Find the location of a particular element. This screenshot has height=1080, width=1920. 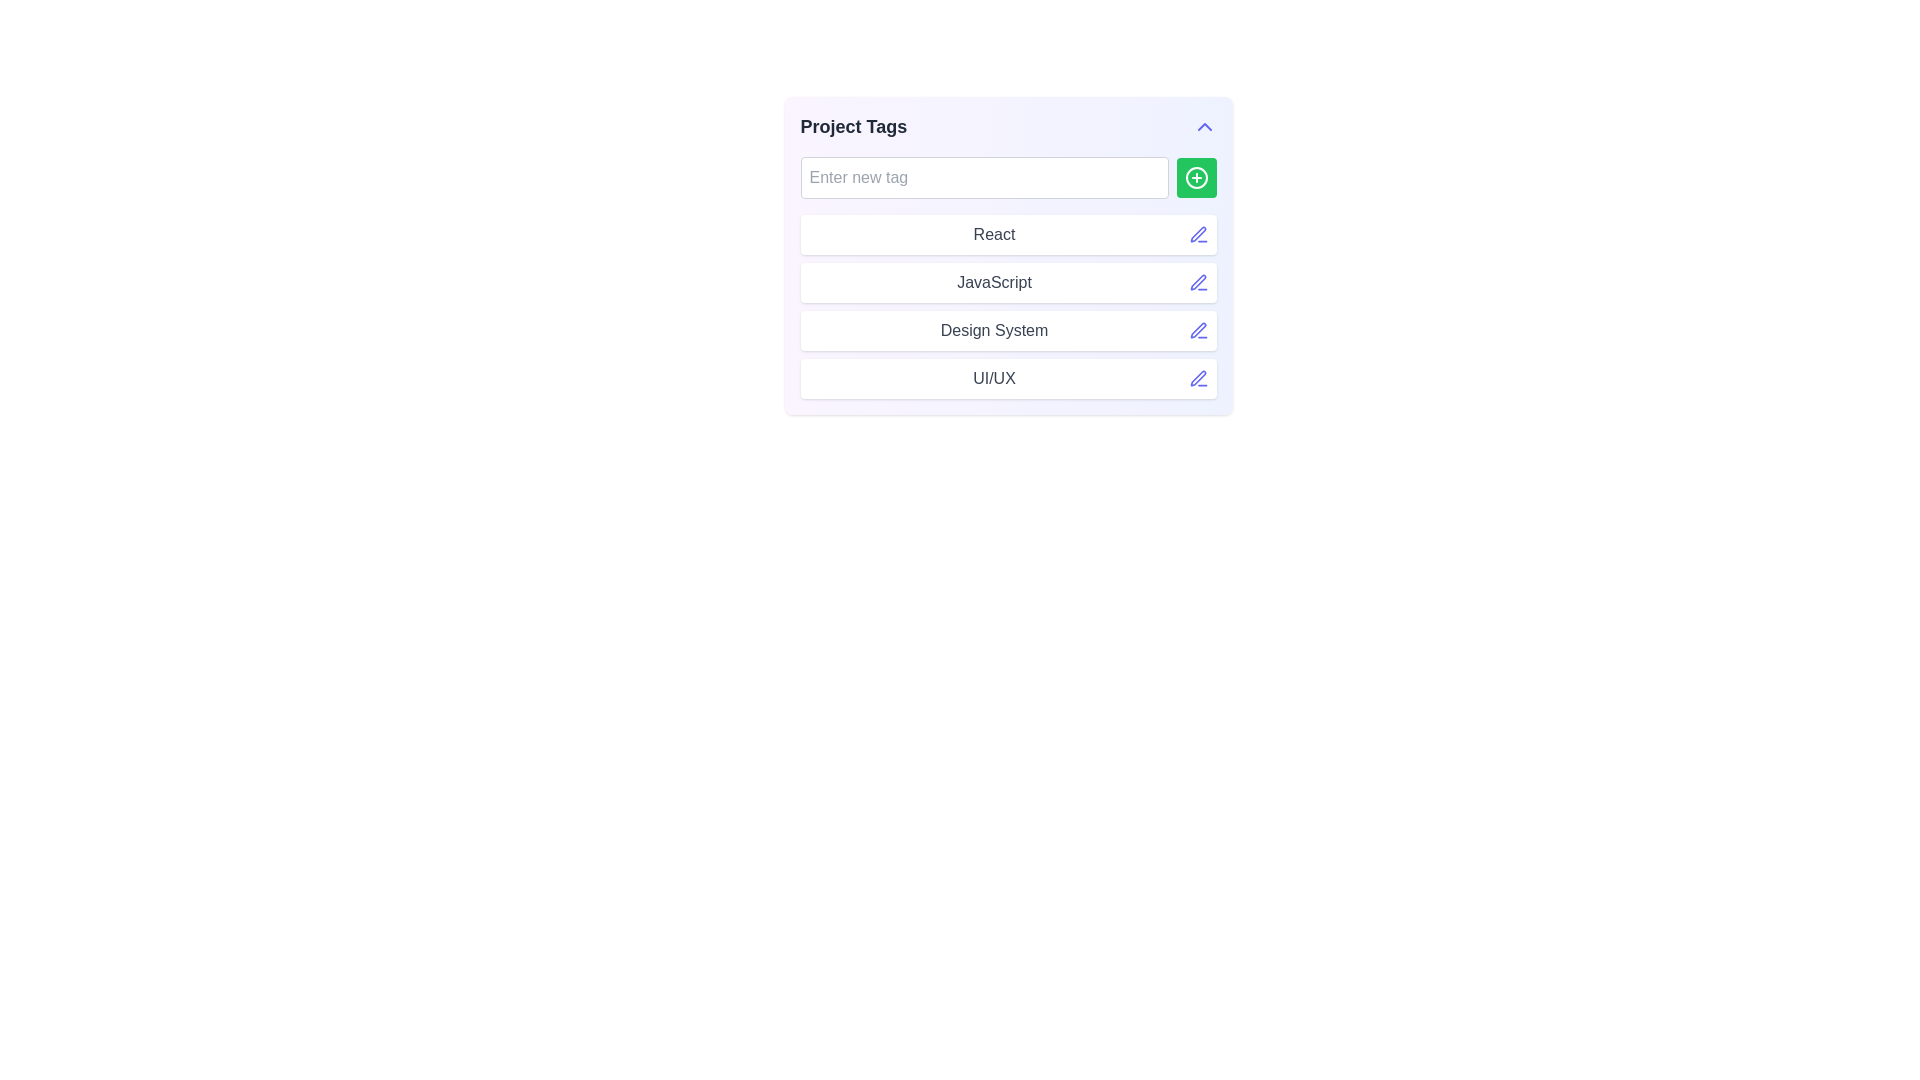

the icon button located to the right of the 'UI/UX' text in the 'Project Tags' section to initiate editing is located at coordinates (1198, 378).